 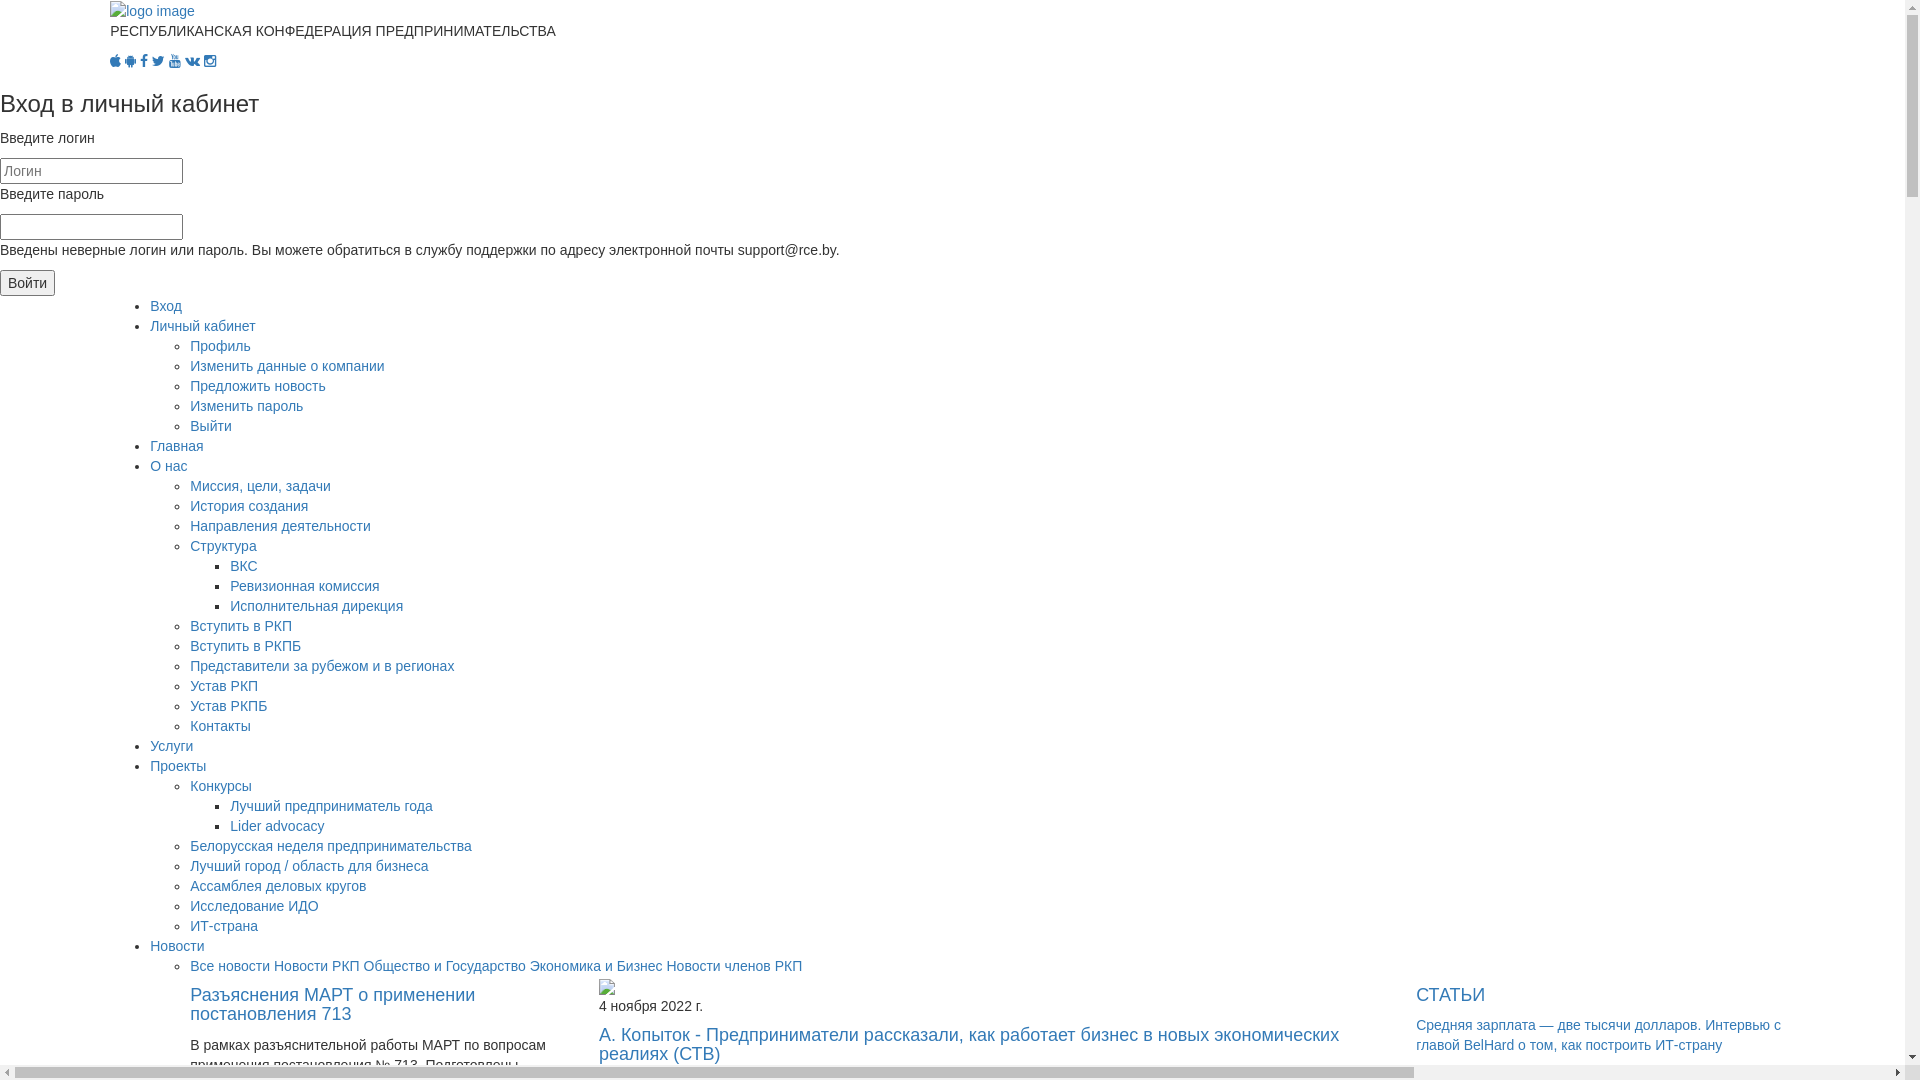 What do you see at coordinates (230, 825) in the screenshot?
I see `'Lider advocacy'` at bounding box center [230, 825].